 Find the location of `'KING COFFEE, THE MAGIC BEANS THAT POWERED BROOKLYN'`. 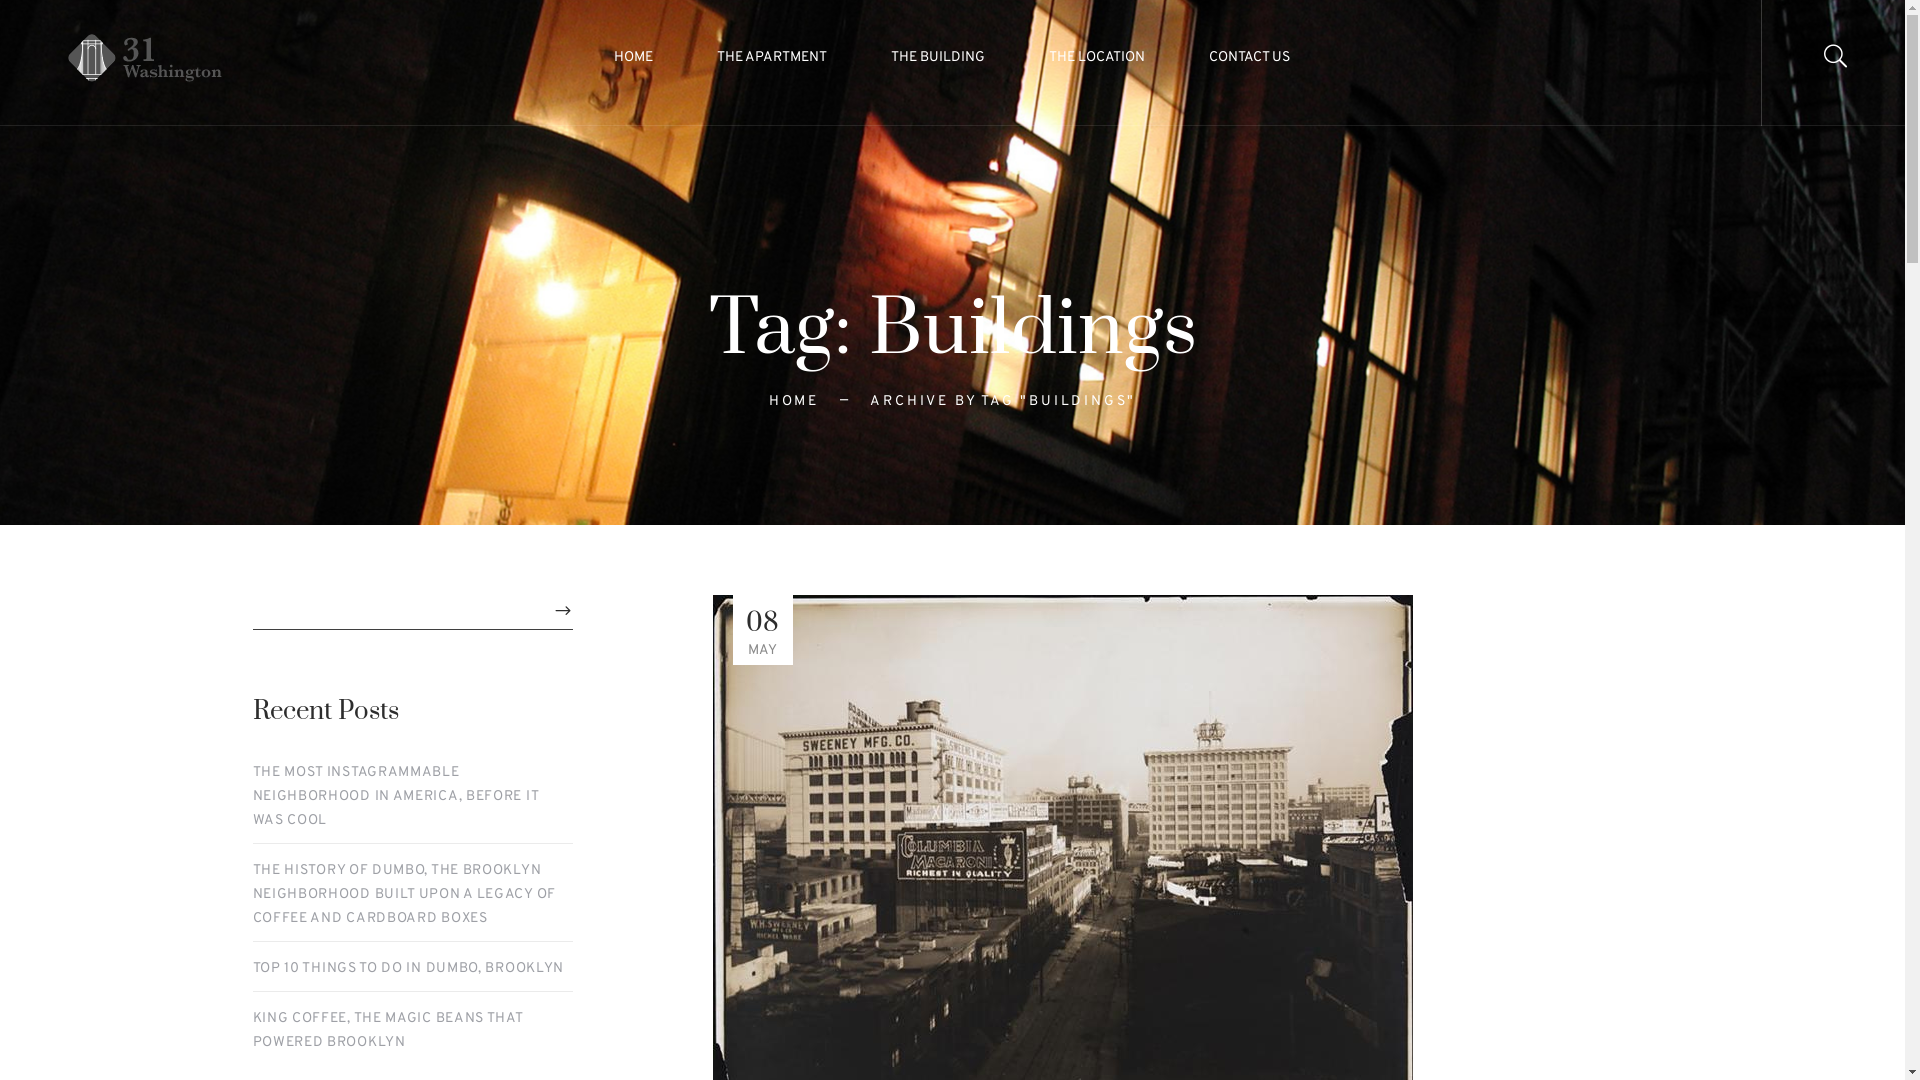

'KING COFFEE, THE MAGIC BEANS THAT POWERED BROOKLYN' is located at coordinates (411, 1030).